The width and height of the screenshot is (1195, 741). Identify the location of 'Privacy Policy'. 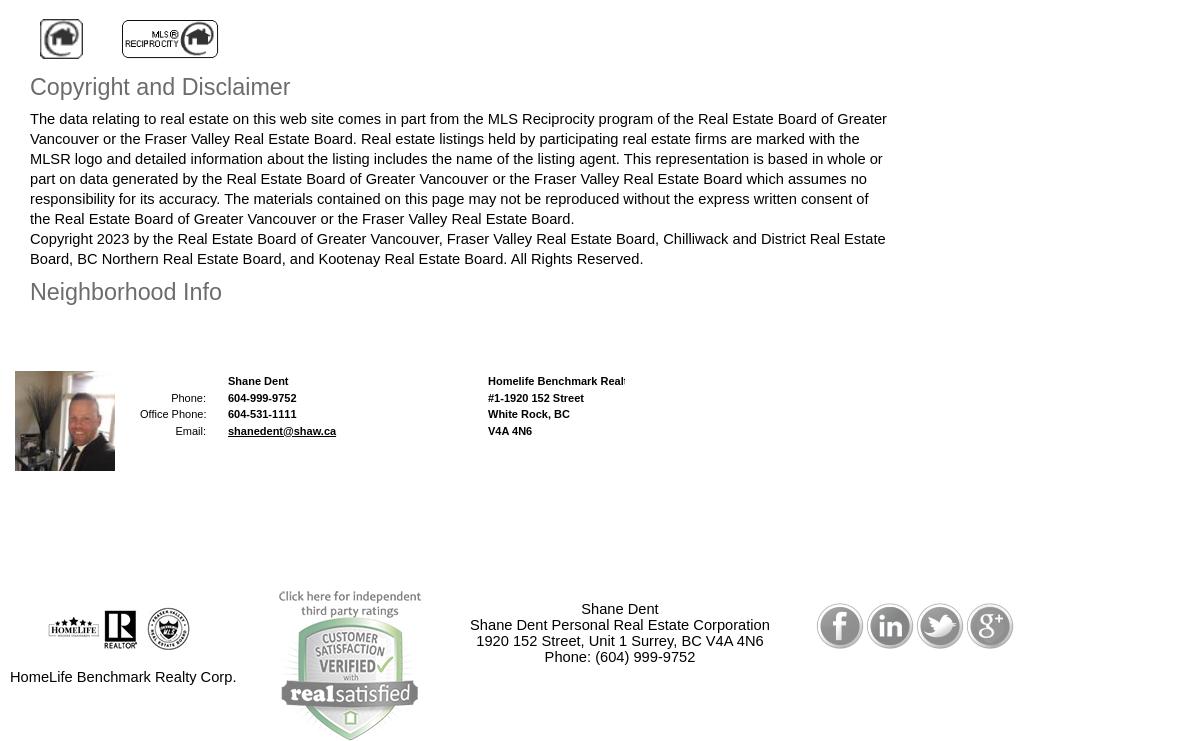
(487, 684).